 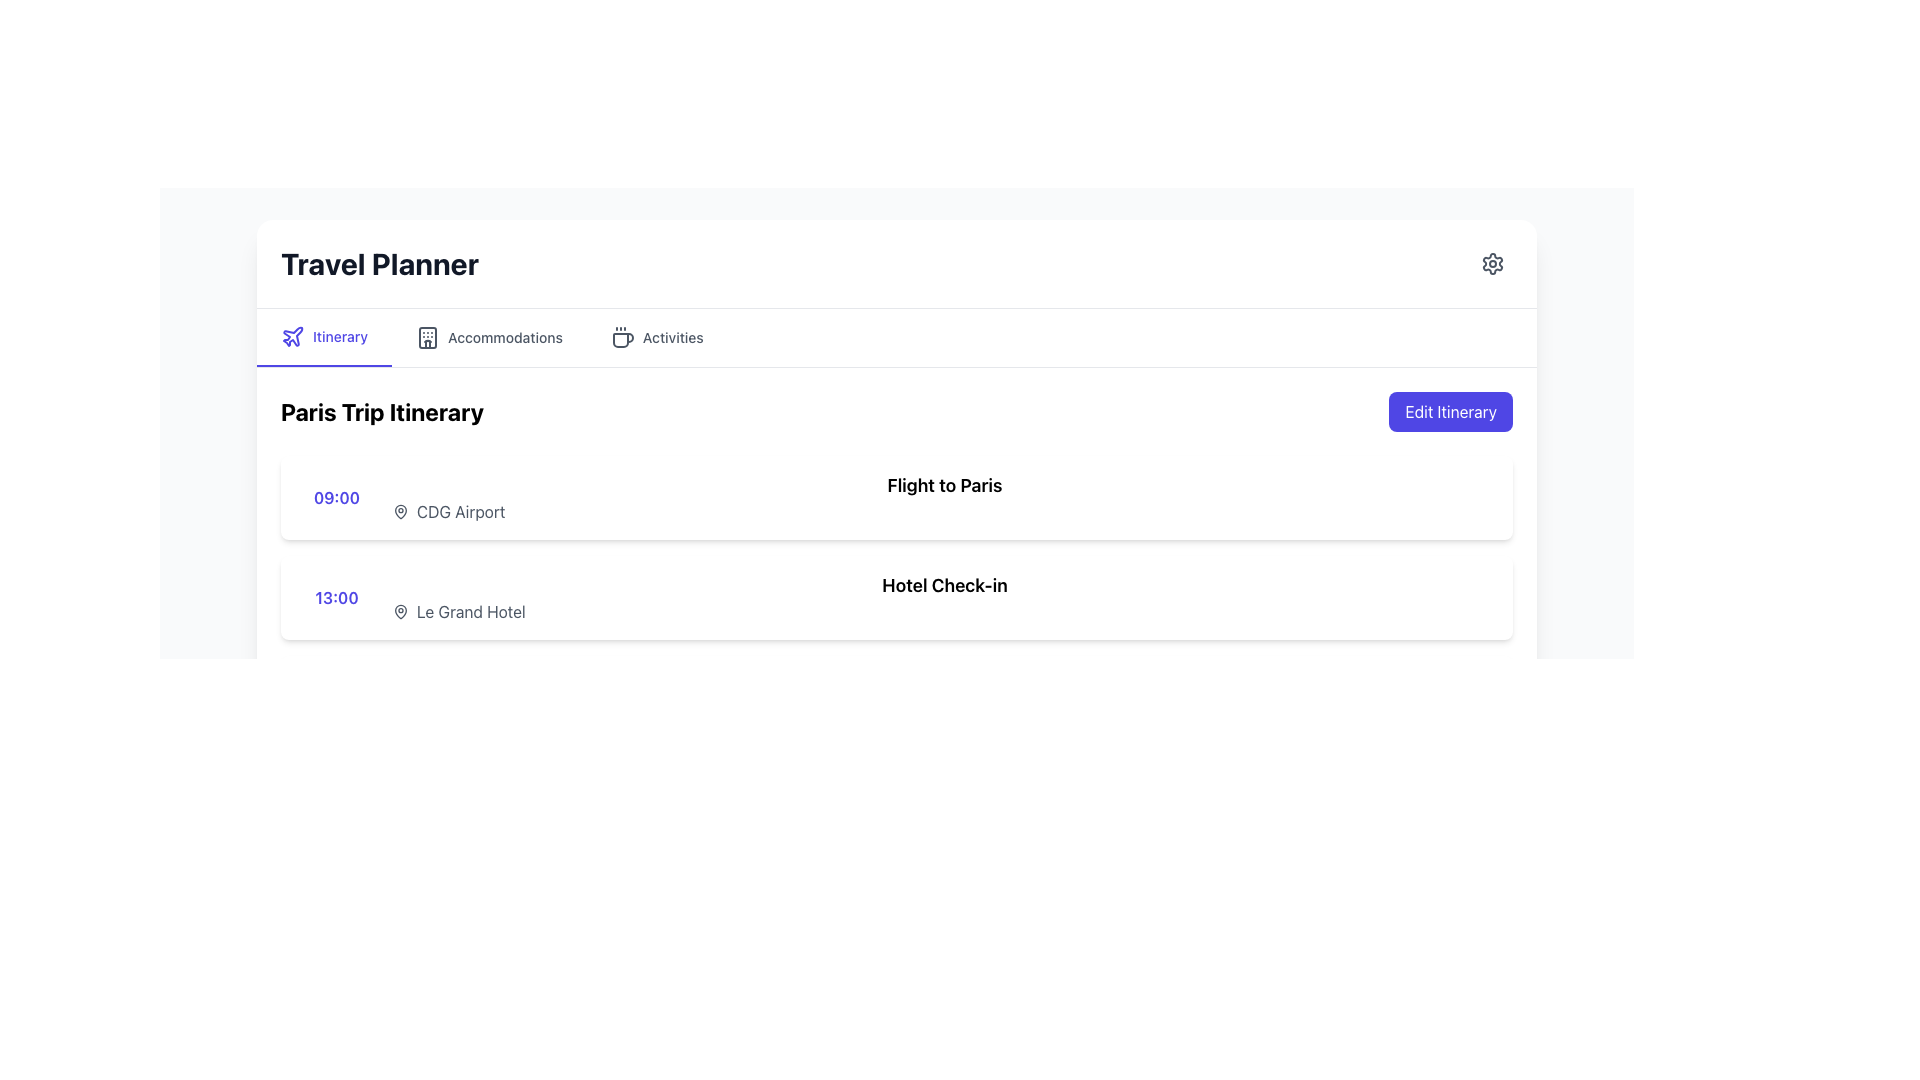 I want to click on the 'Itinerary' icon located at the top left section of the interface, which is part of the horizontal navigation bar, so click(x=292, y=335).